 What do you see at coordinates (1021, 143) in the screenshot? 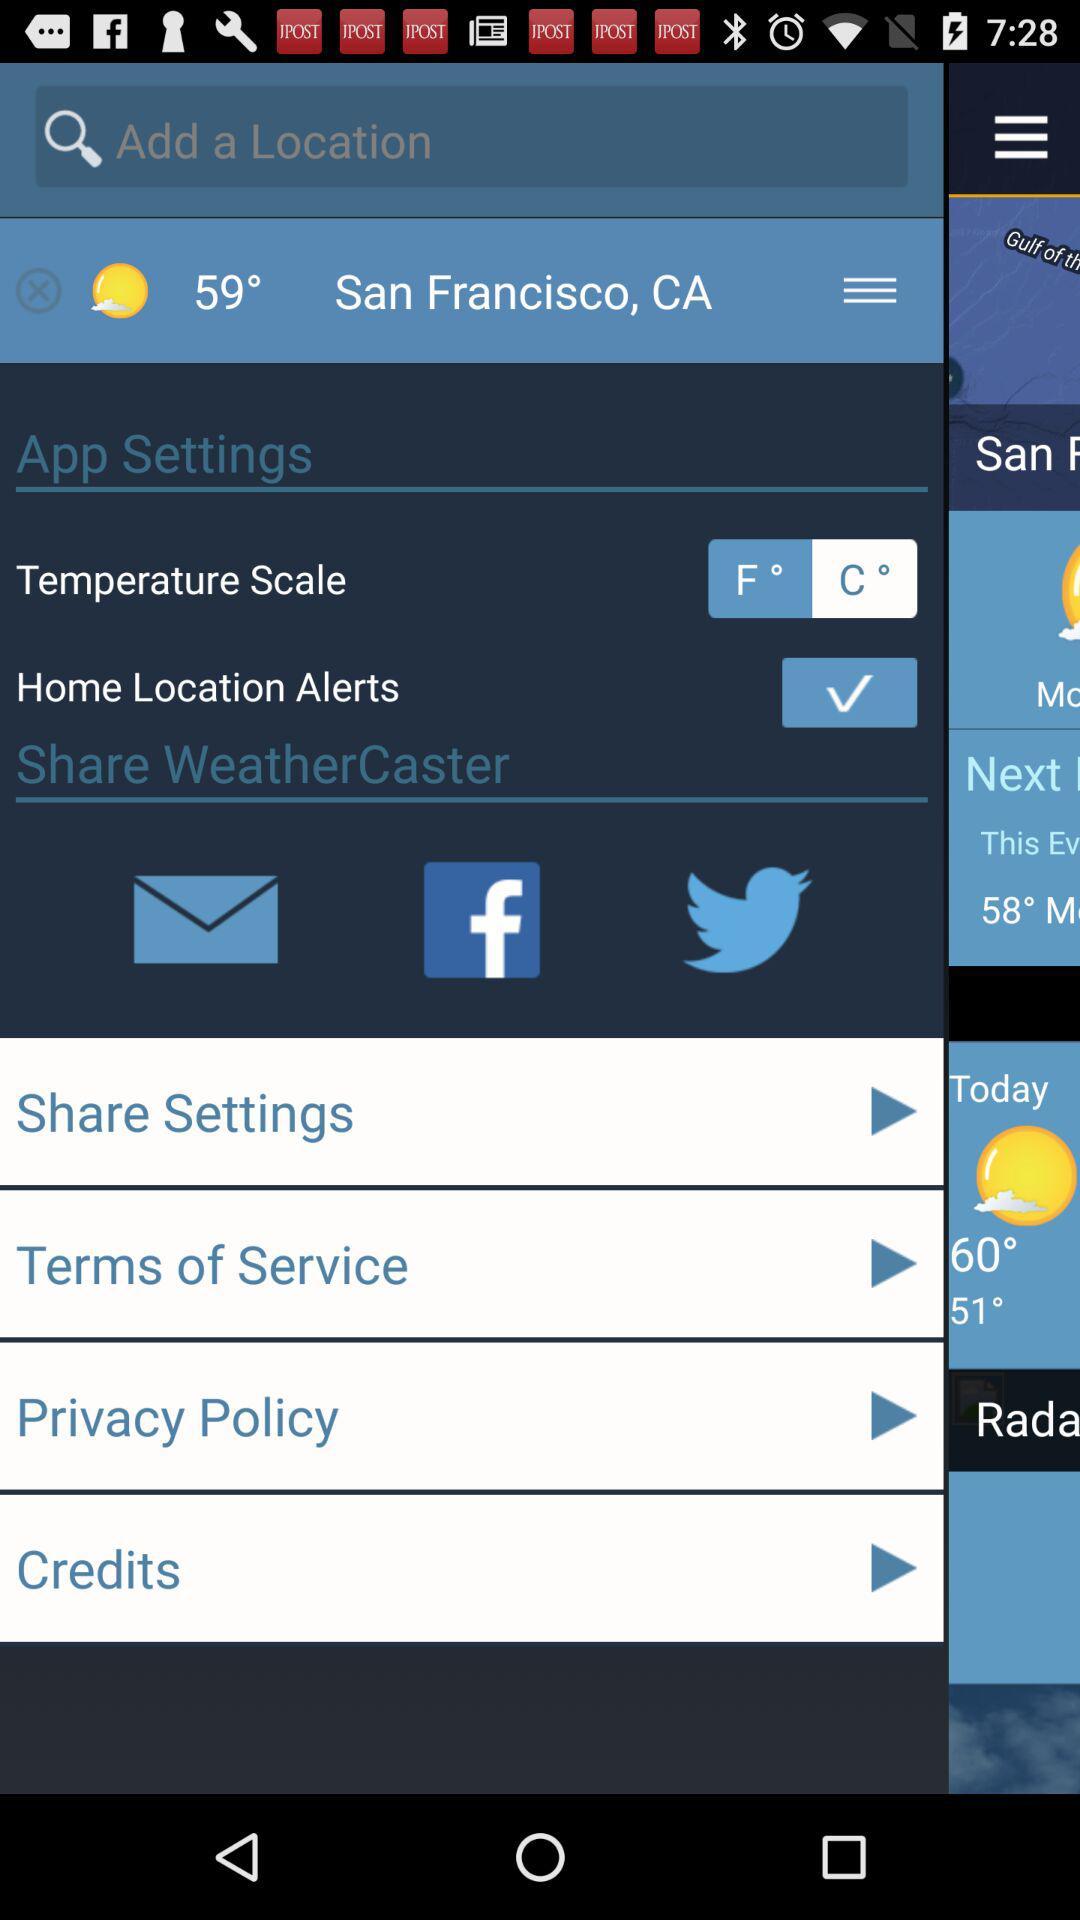
I see `the menu icon` at bounding box center [1021, 143].